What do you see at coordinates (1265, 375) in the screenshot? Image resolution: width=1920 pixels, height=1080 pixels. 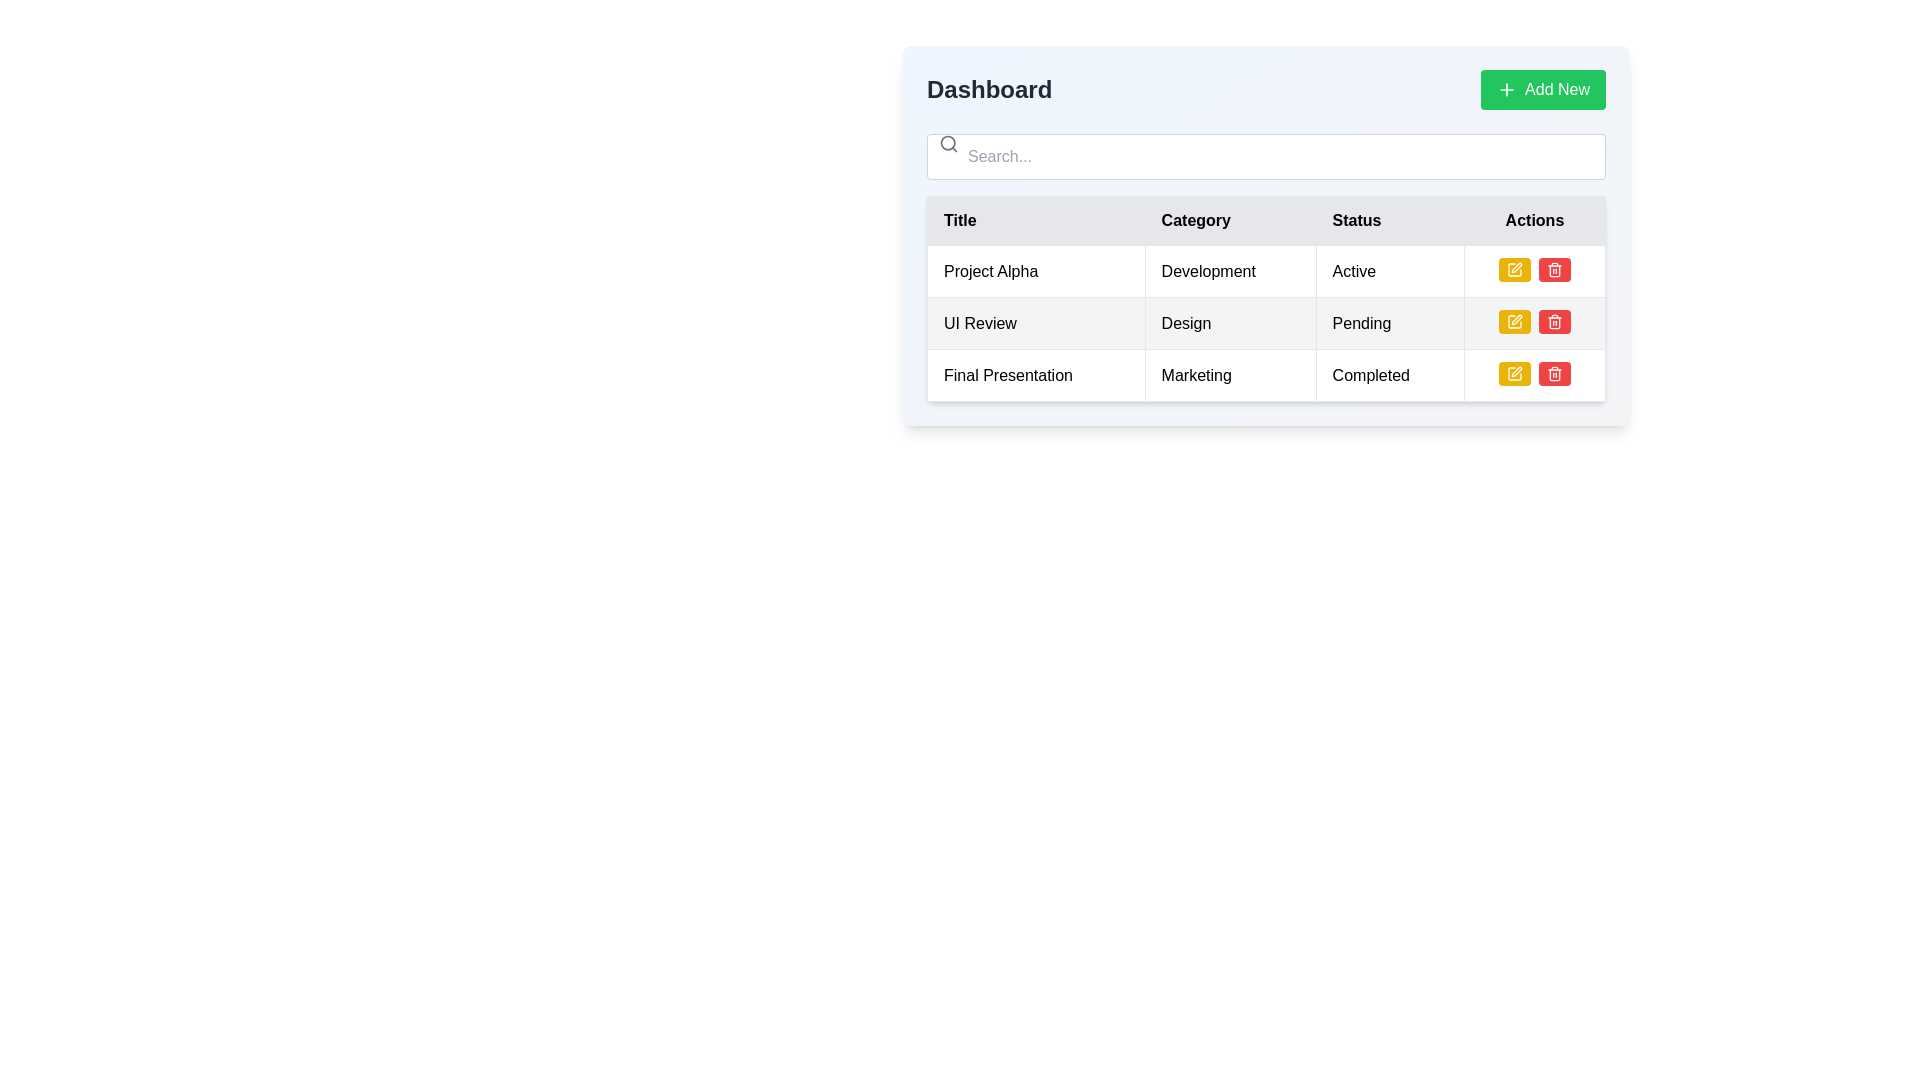 I see `the third row in the table displaying 'Final Presentation', 'Marketing', 'Completed'` at bounding box center [1265, 375].